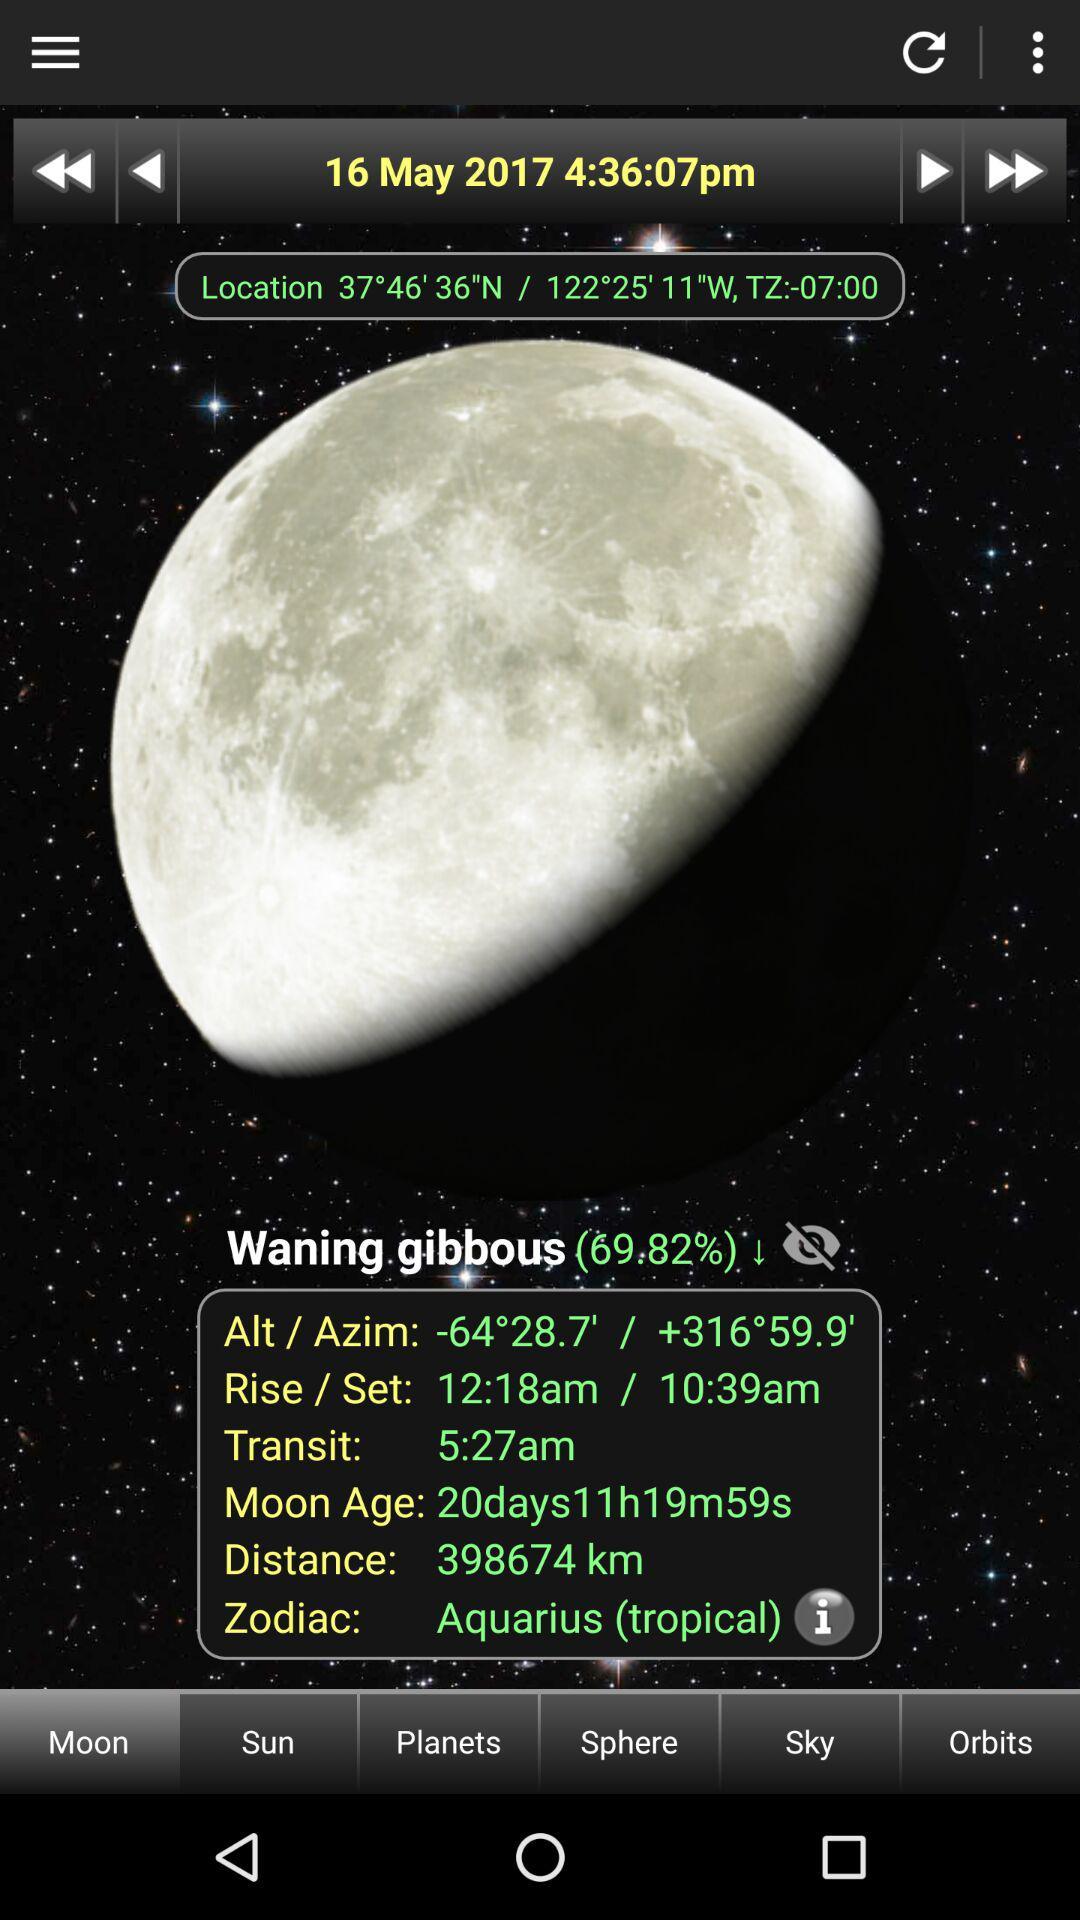 The height and width of the screenshot is (1920, 1080). I want to click on previous month, so click(63, 171).